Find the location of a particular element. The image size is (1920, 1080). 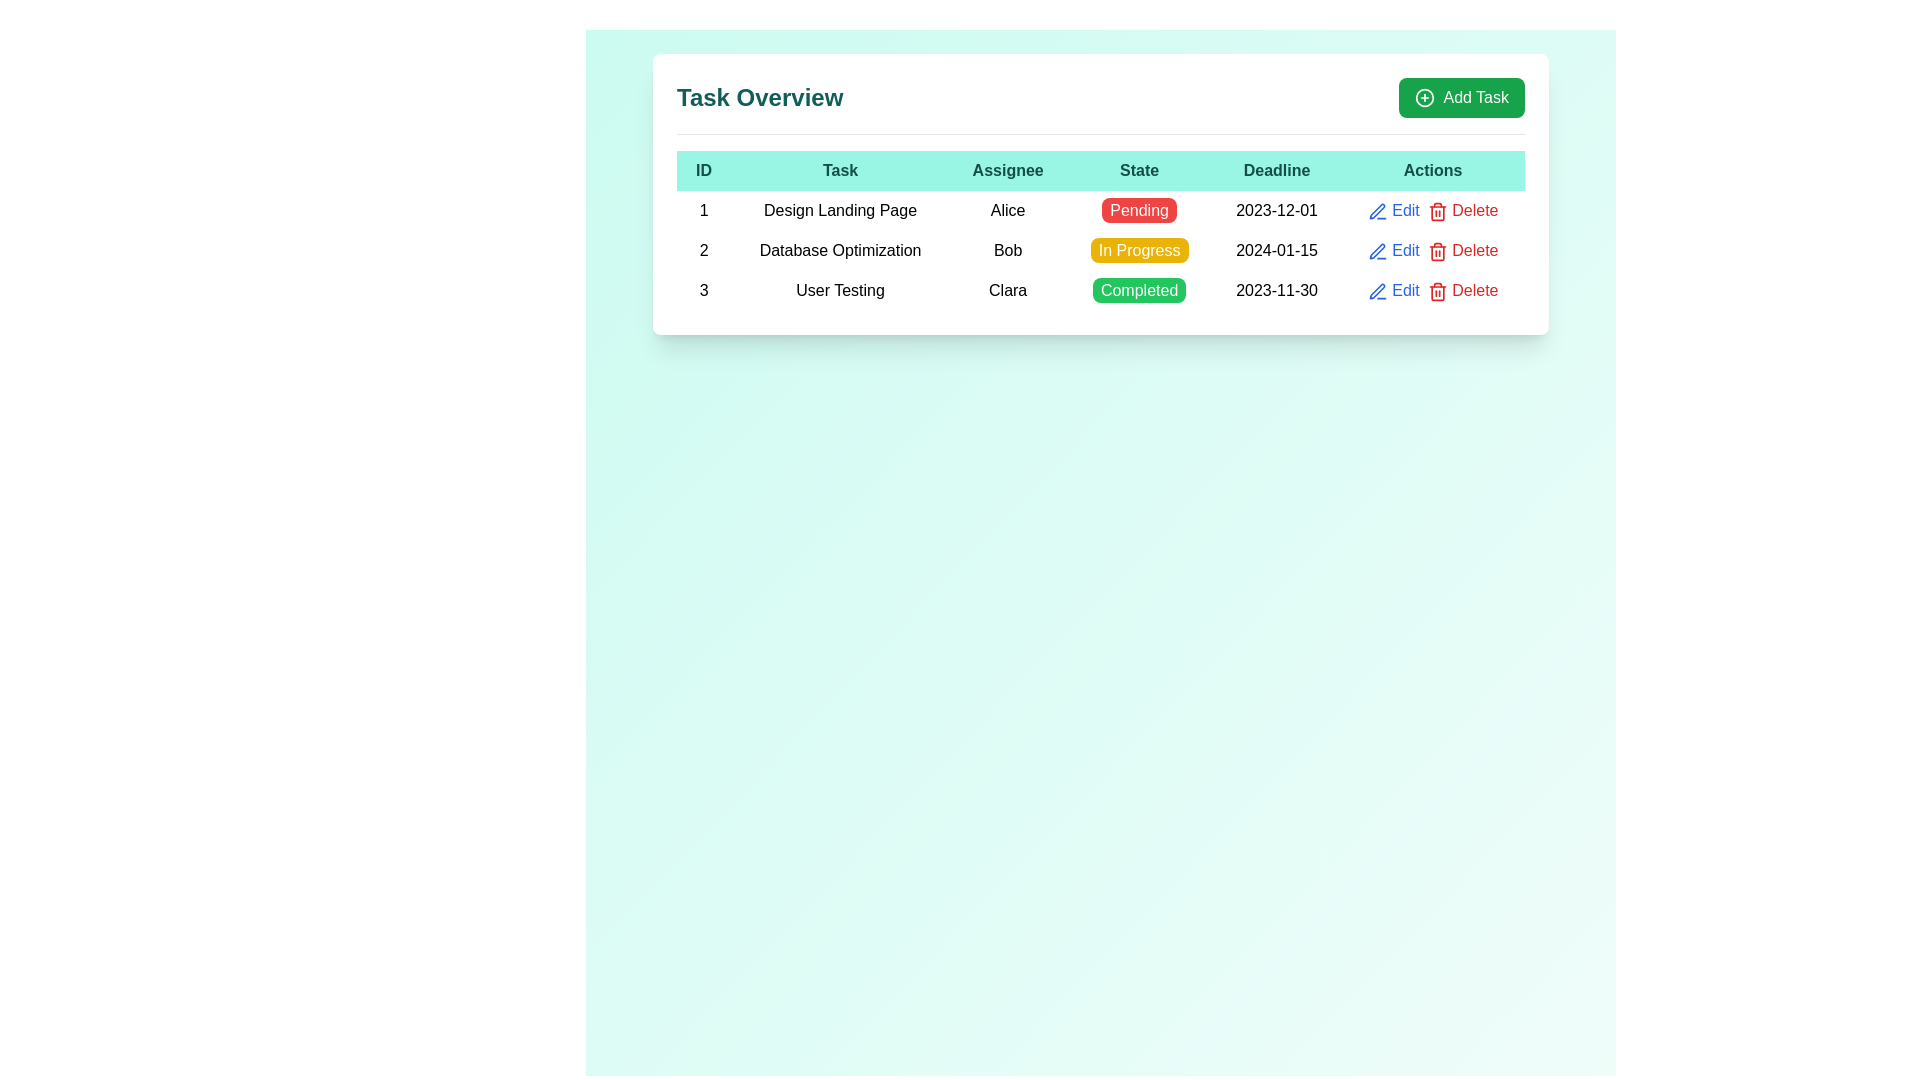

the Status badge with a red background and white text reading 'Pending', located in the 'State' column of the table under 'Task Overview', on the same row as the 'Design Landing Page' task is located at coordinates (1139, 210).